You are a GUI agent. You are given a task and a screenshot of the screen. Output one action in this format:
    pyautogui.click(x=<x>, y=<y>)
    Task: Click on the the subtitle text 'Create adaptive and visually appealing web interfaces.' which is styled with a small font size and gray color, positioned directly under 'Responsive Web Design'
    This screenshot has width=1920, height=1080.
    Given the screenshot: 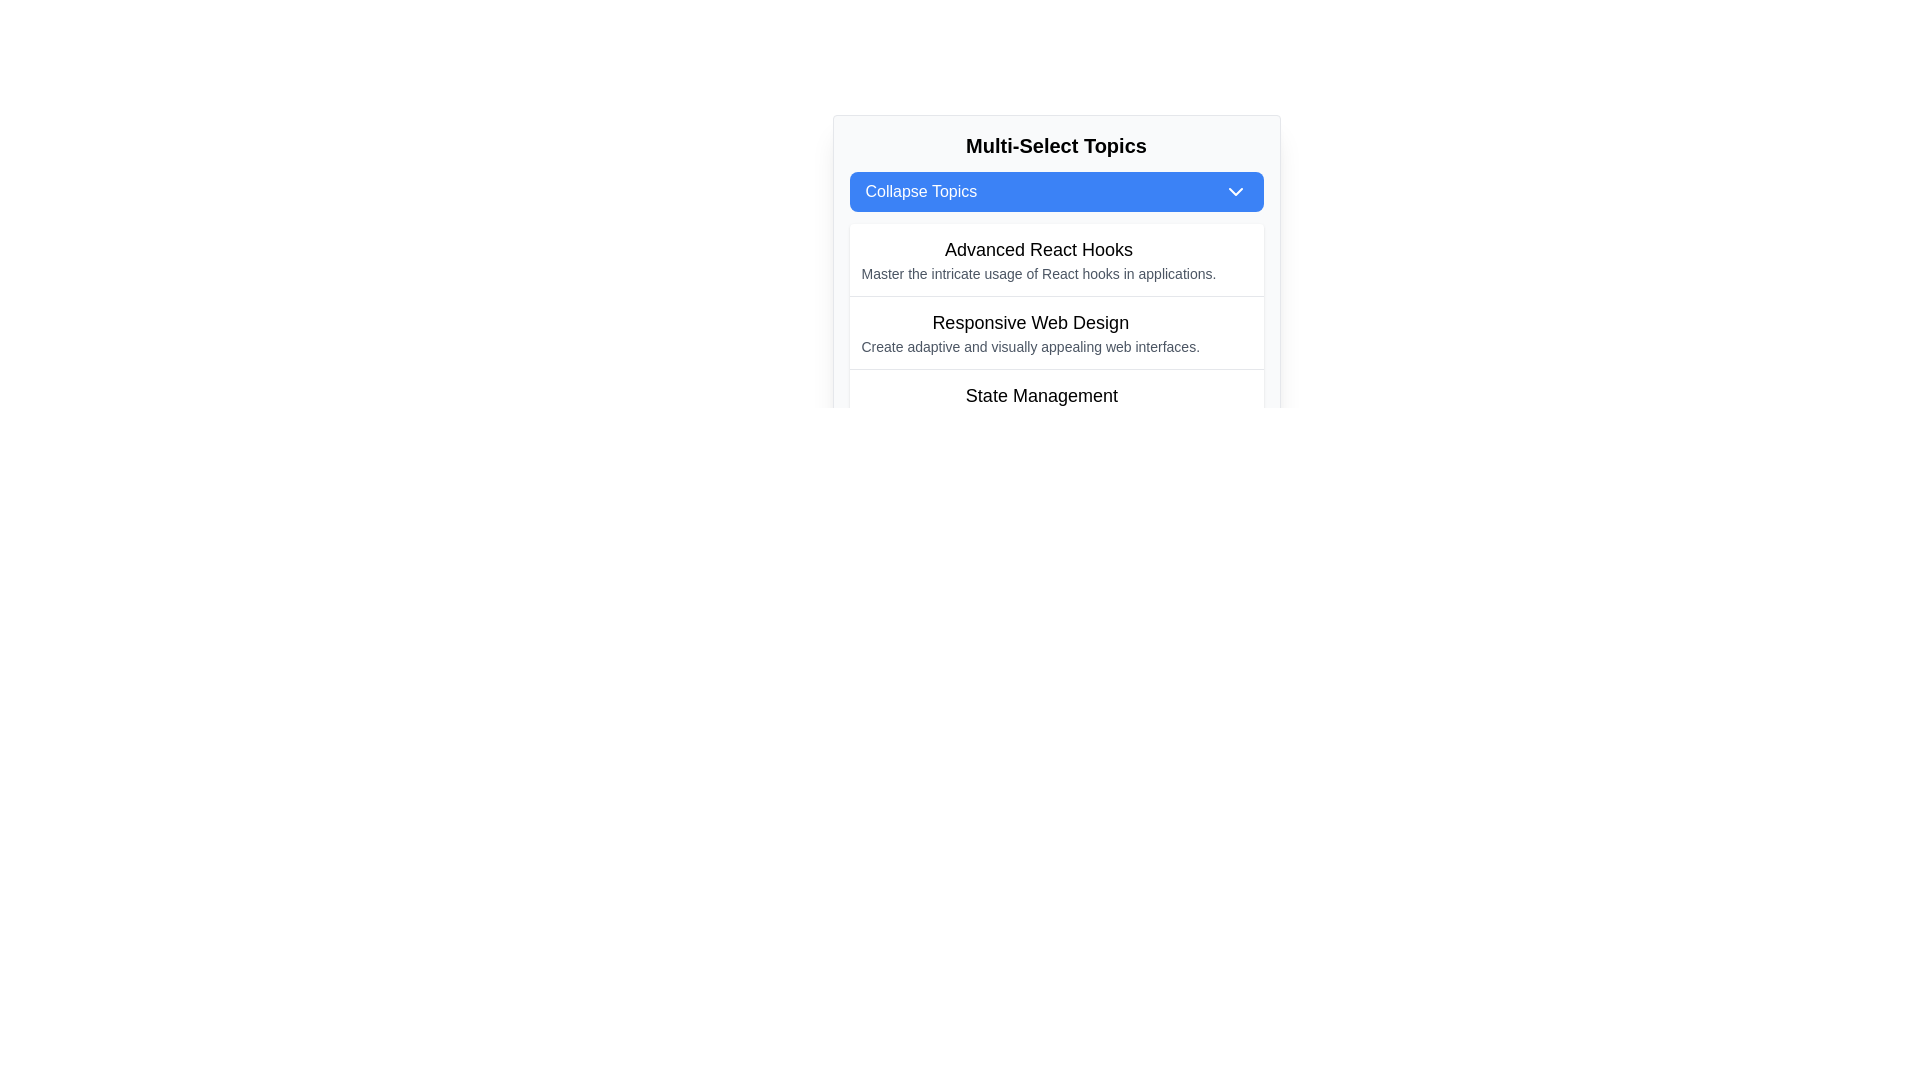 What is the action you would take?
    pyautogui.click(x=1030, y=346)
    